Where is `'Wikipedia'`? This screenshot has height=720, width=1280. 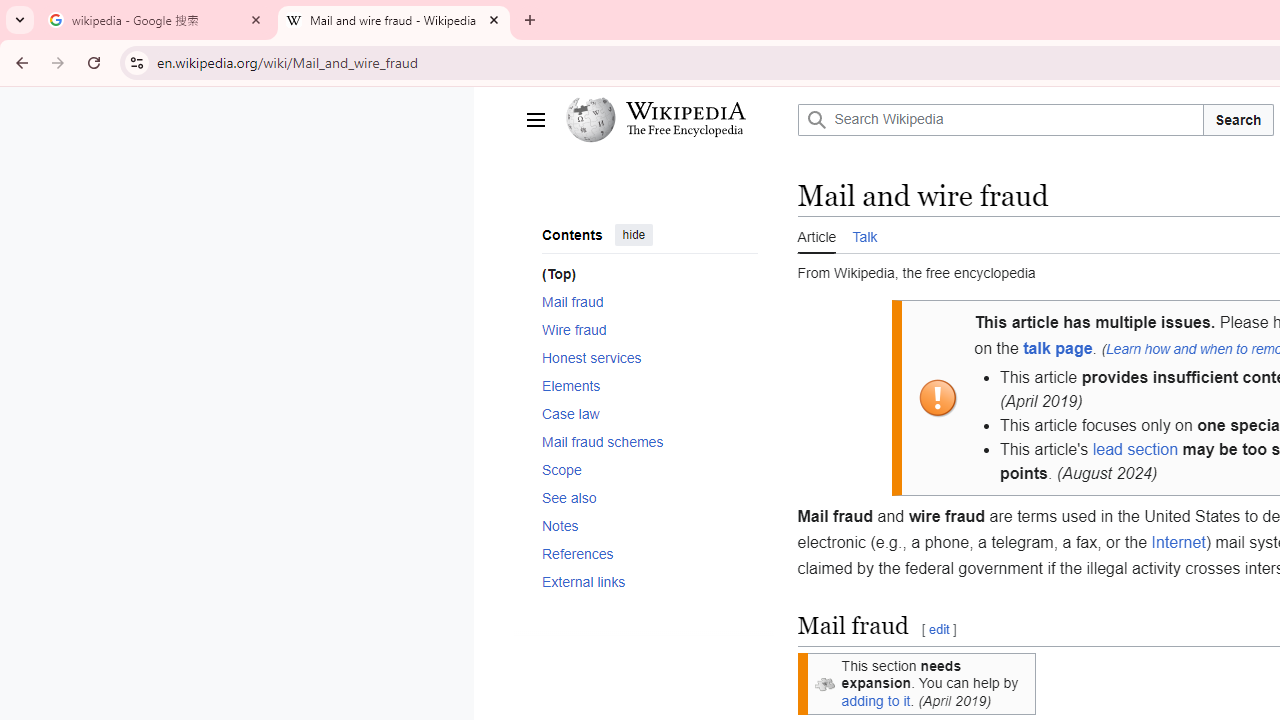
'Wikipedia' is located at coordinates (685, 111).